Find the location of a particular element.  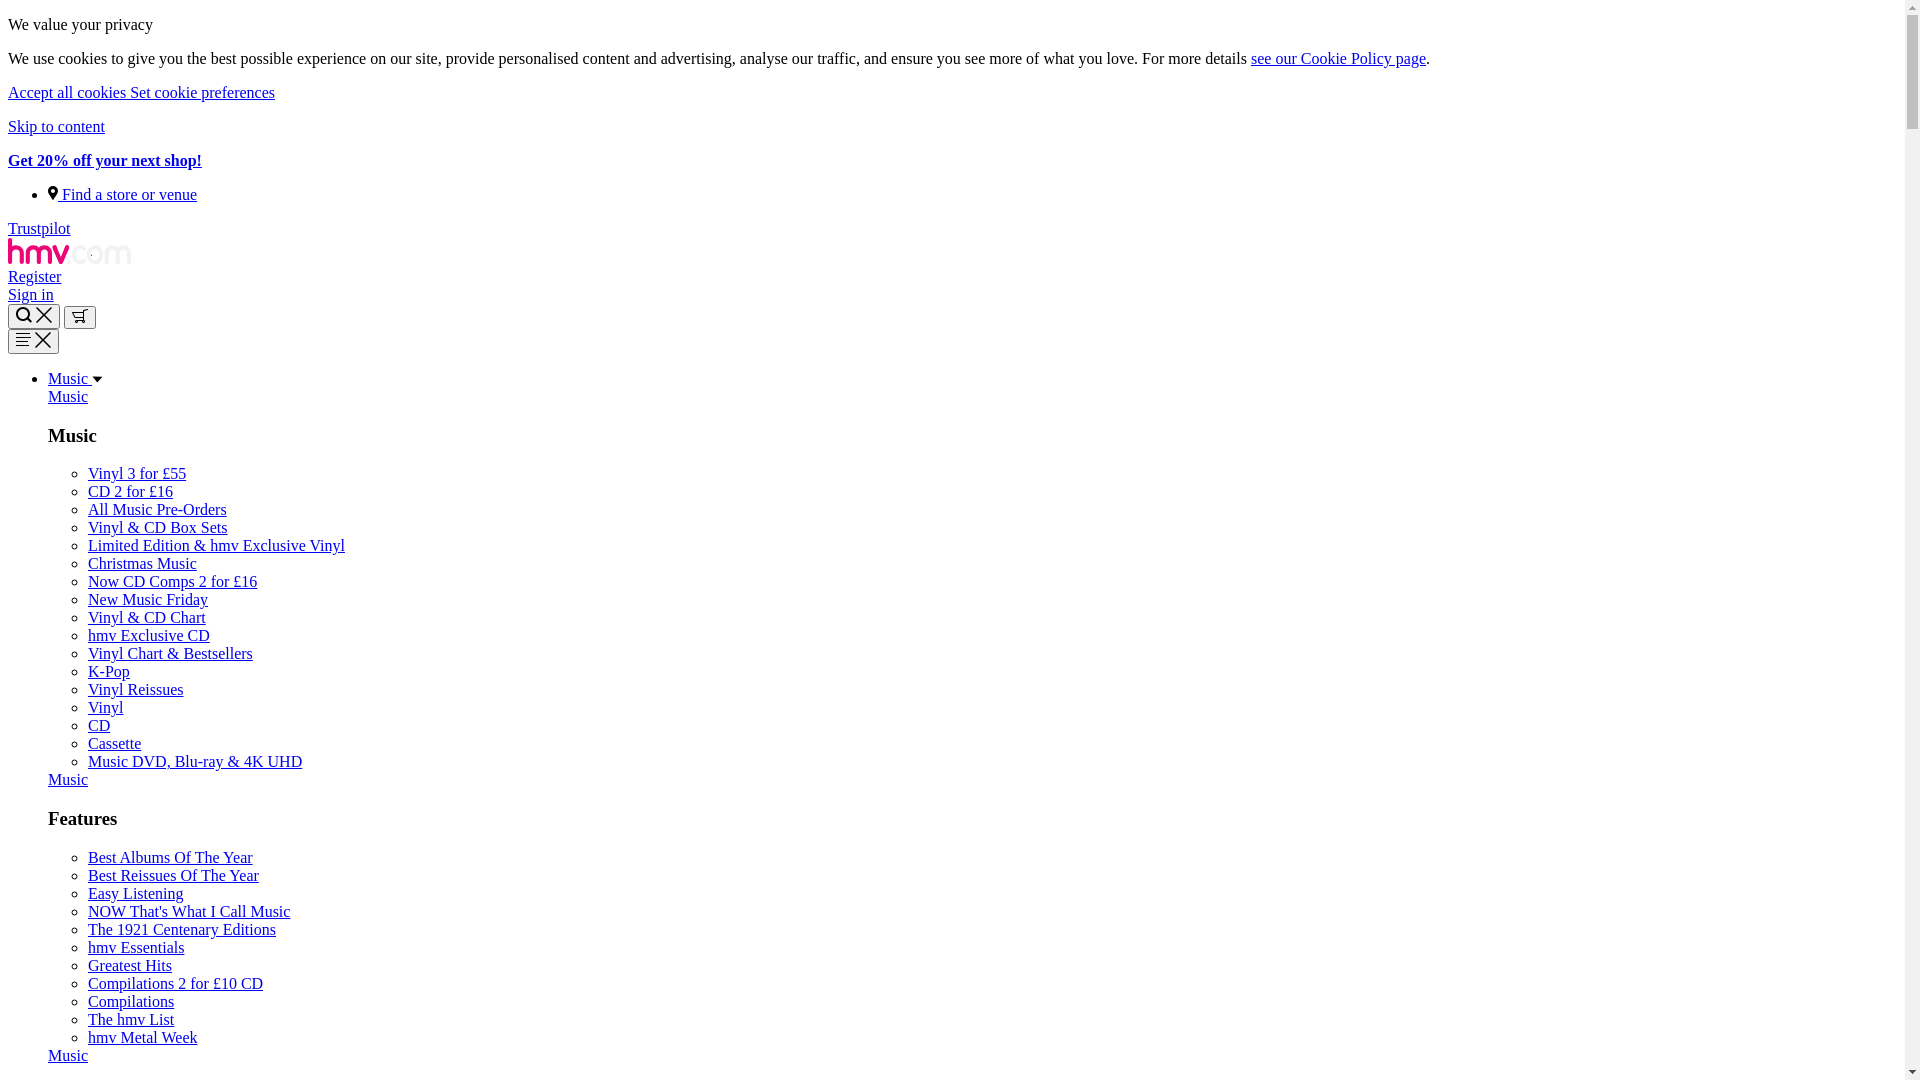

'Best Albums Of The Year' is located at coordinates (170, 856).